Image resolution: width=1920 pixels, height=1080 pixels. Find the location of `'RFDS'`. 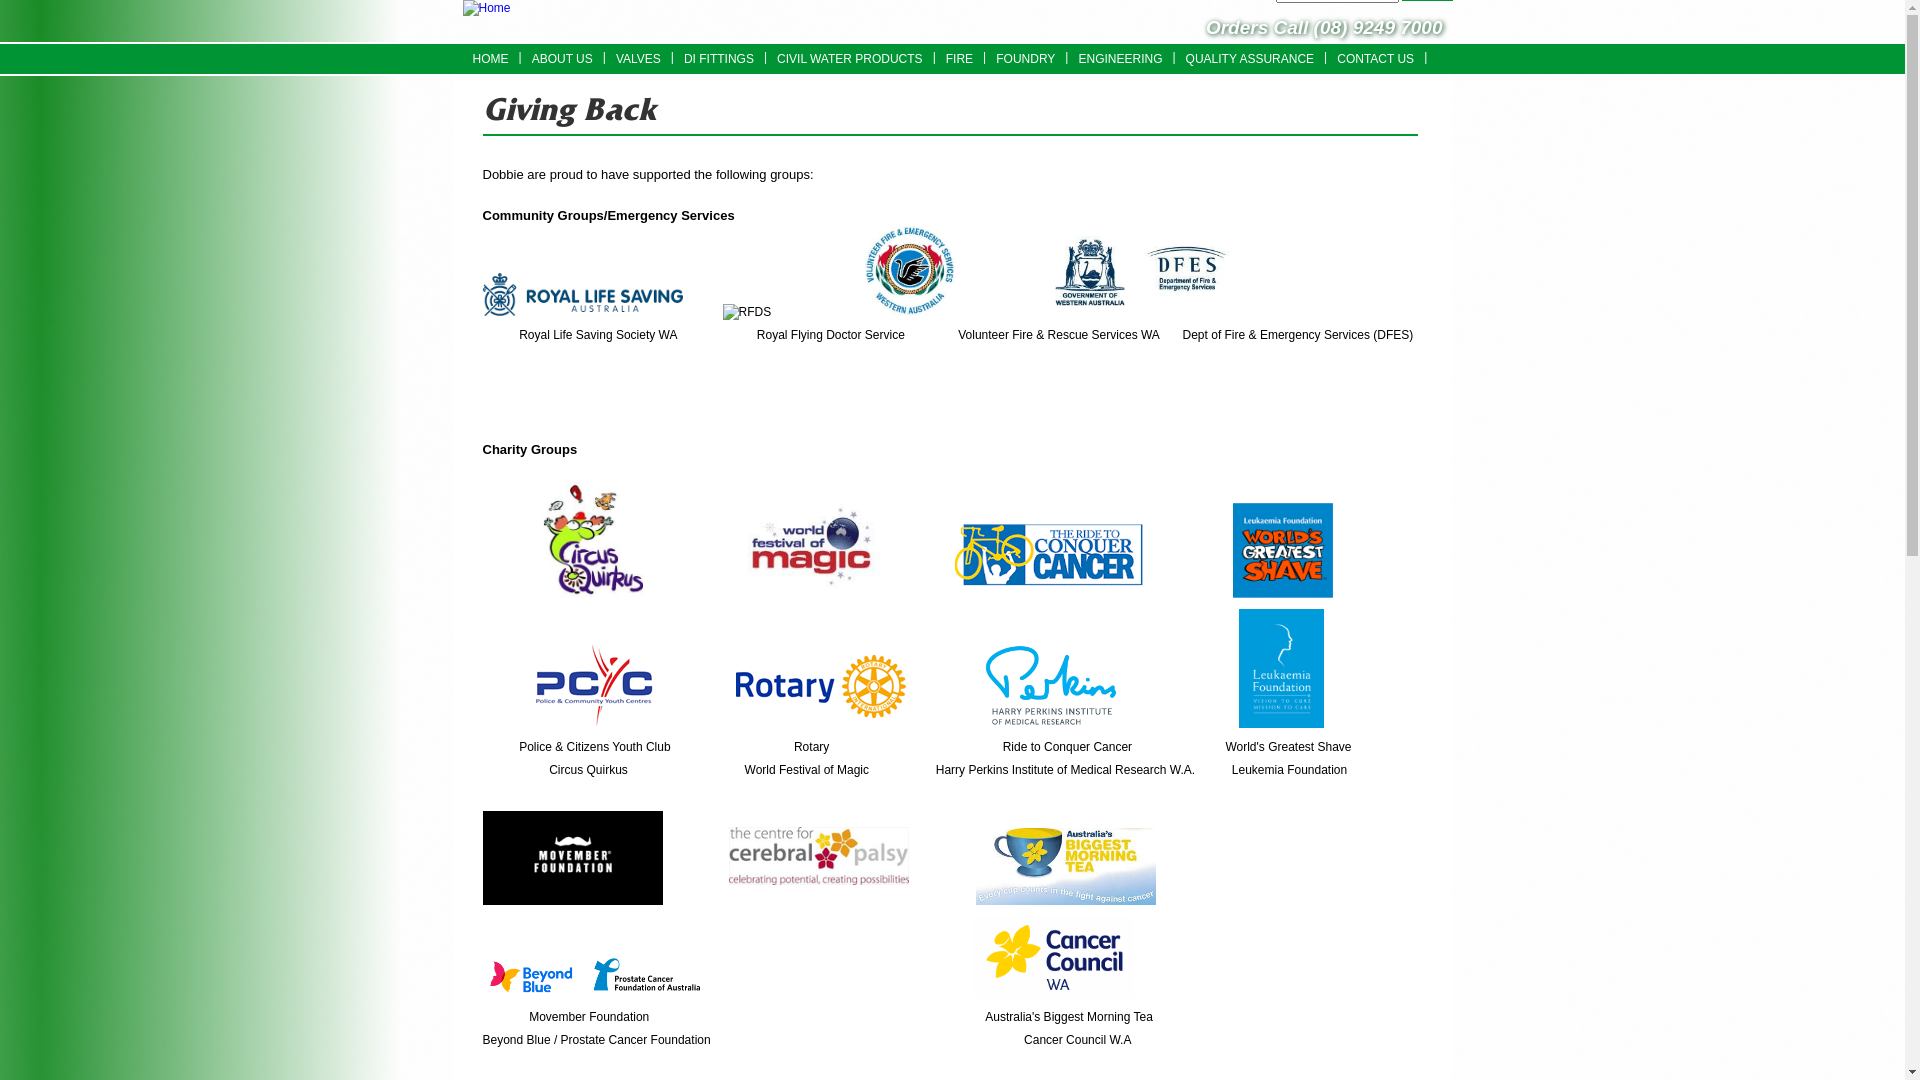

'RFDS' is located at coordinates (746, 312).